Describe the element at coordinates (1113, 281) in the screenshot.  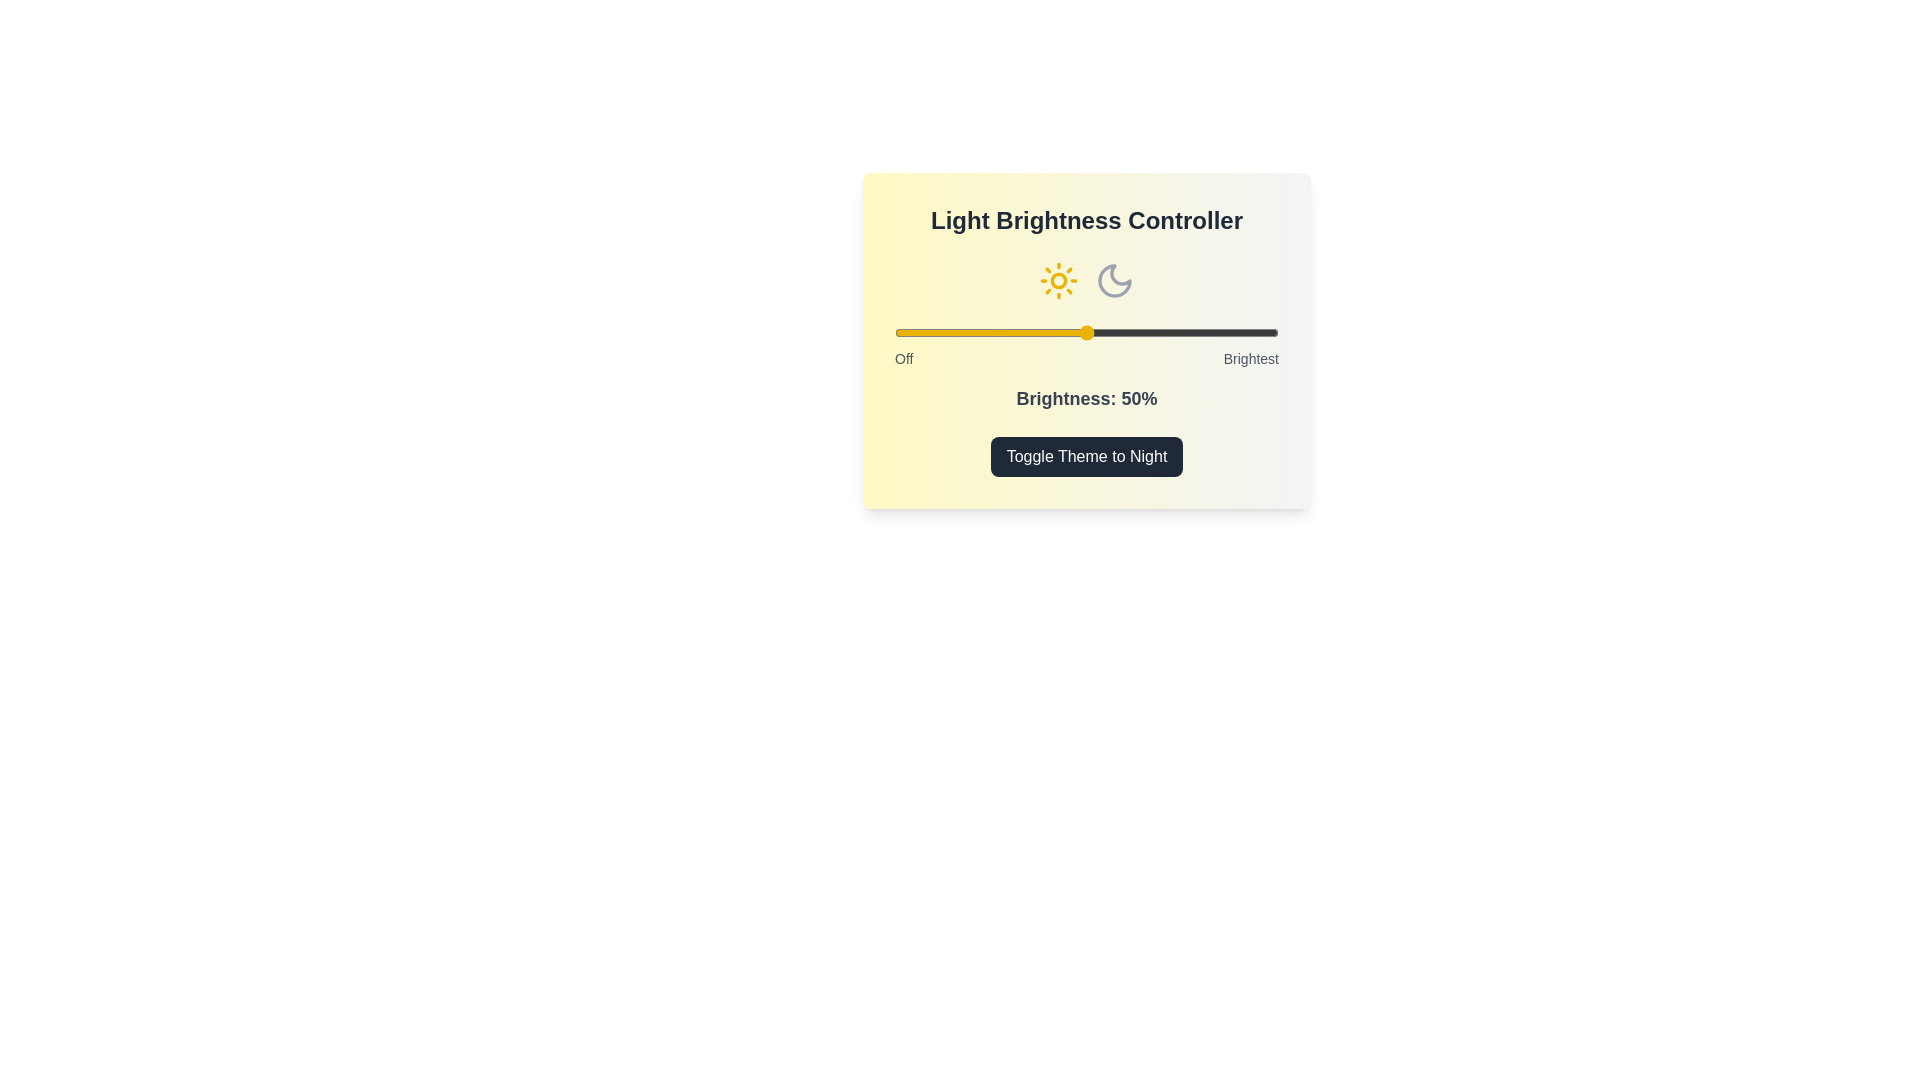
I see `the moon icon to toggle the theme` at that location.